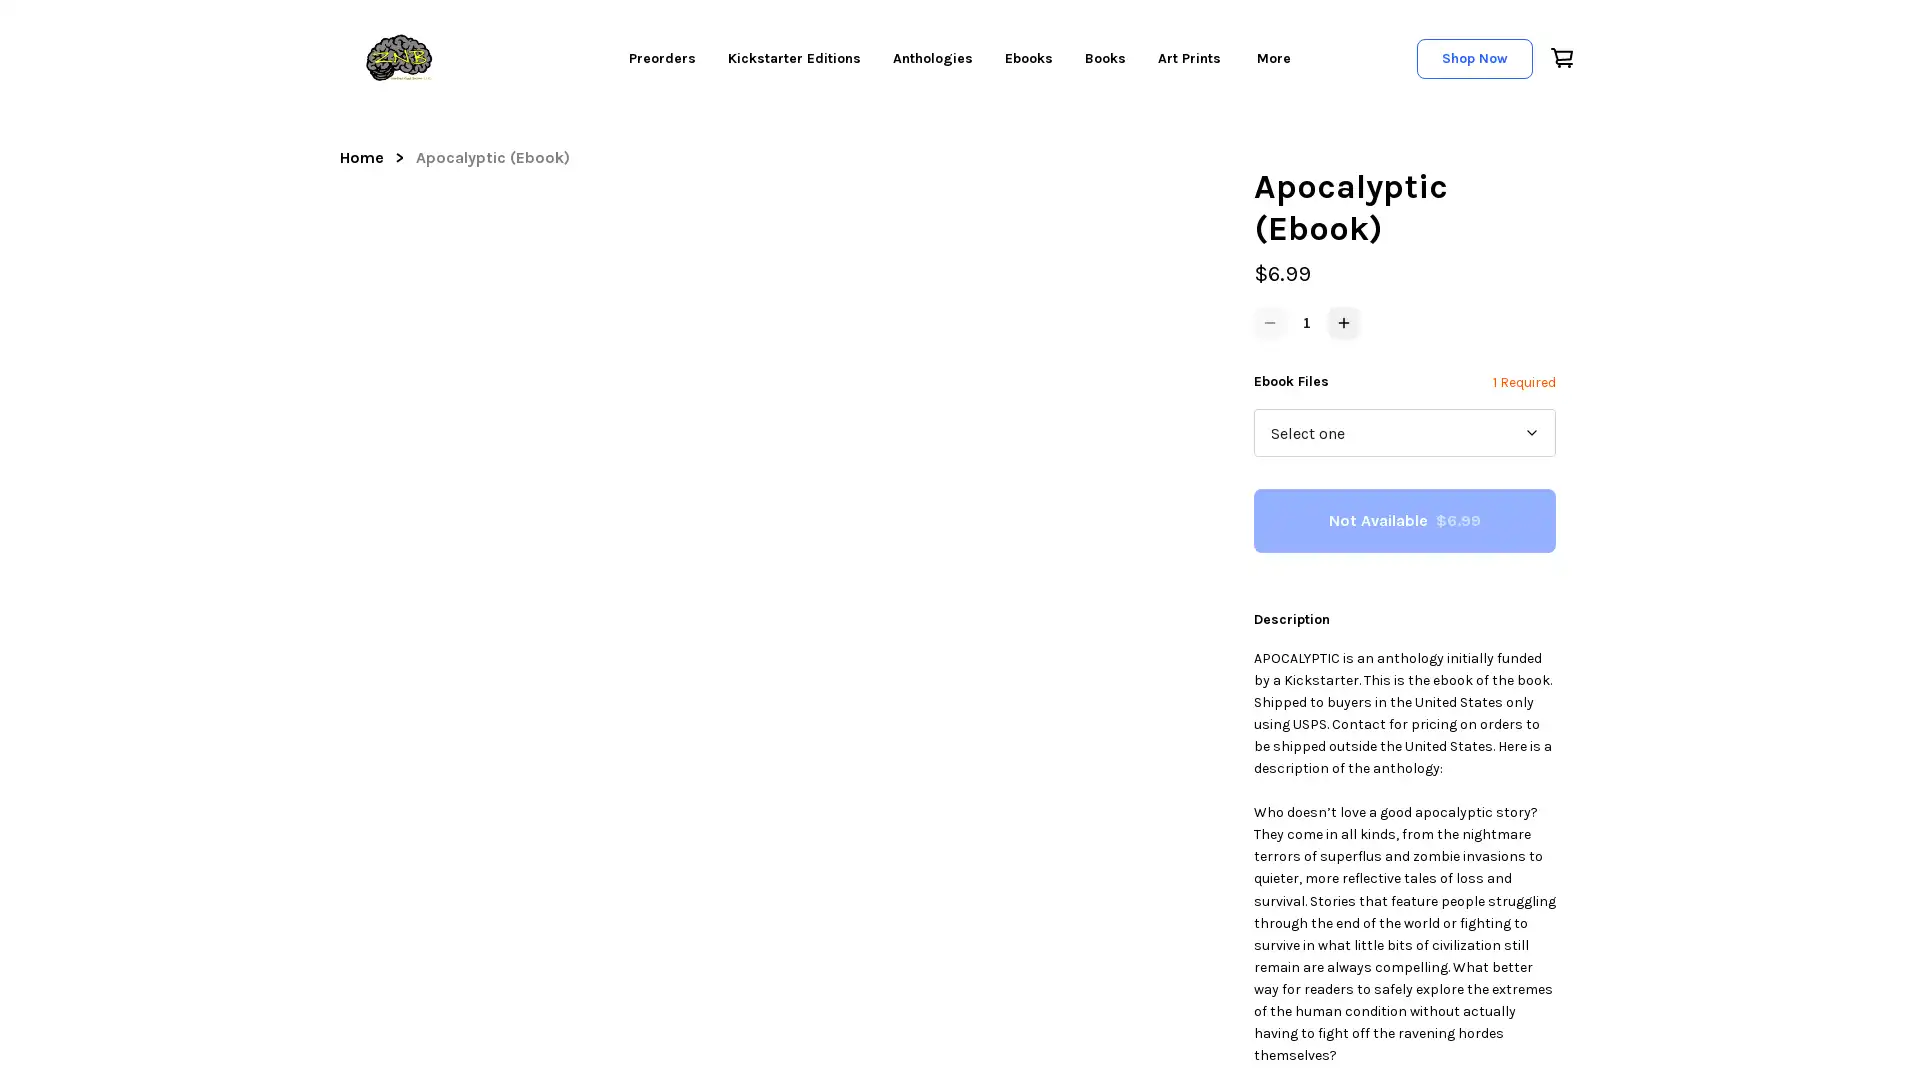  Describe the element at coordinates (1404, 519) in the screenshot. I see `Not Available $6.99` at that location.